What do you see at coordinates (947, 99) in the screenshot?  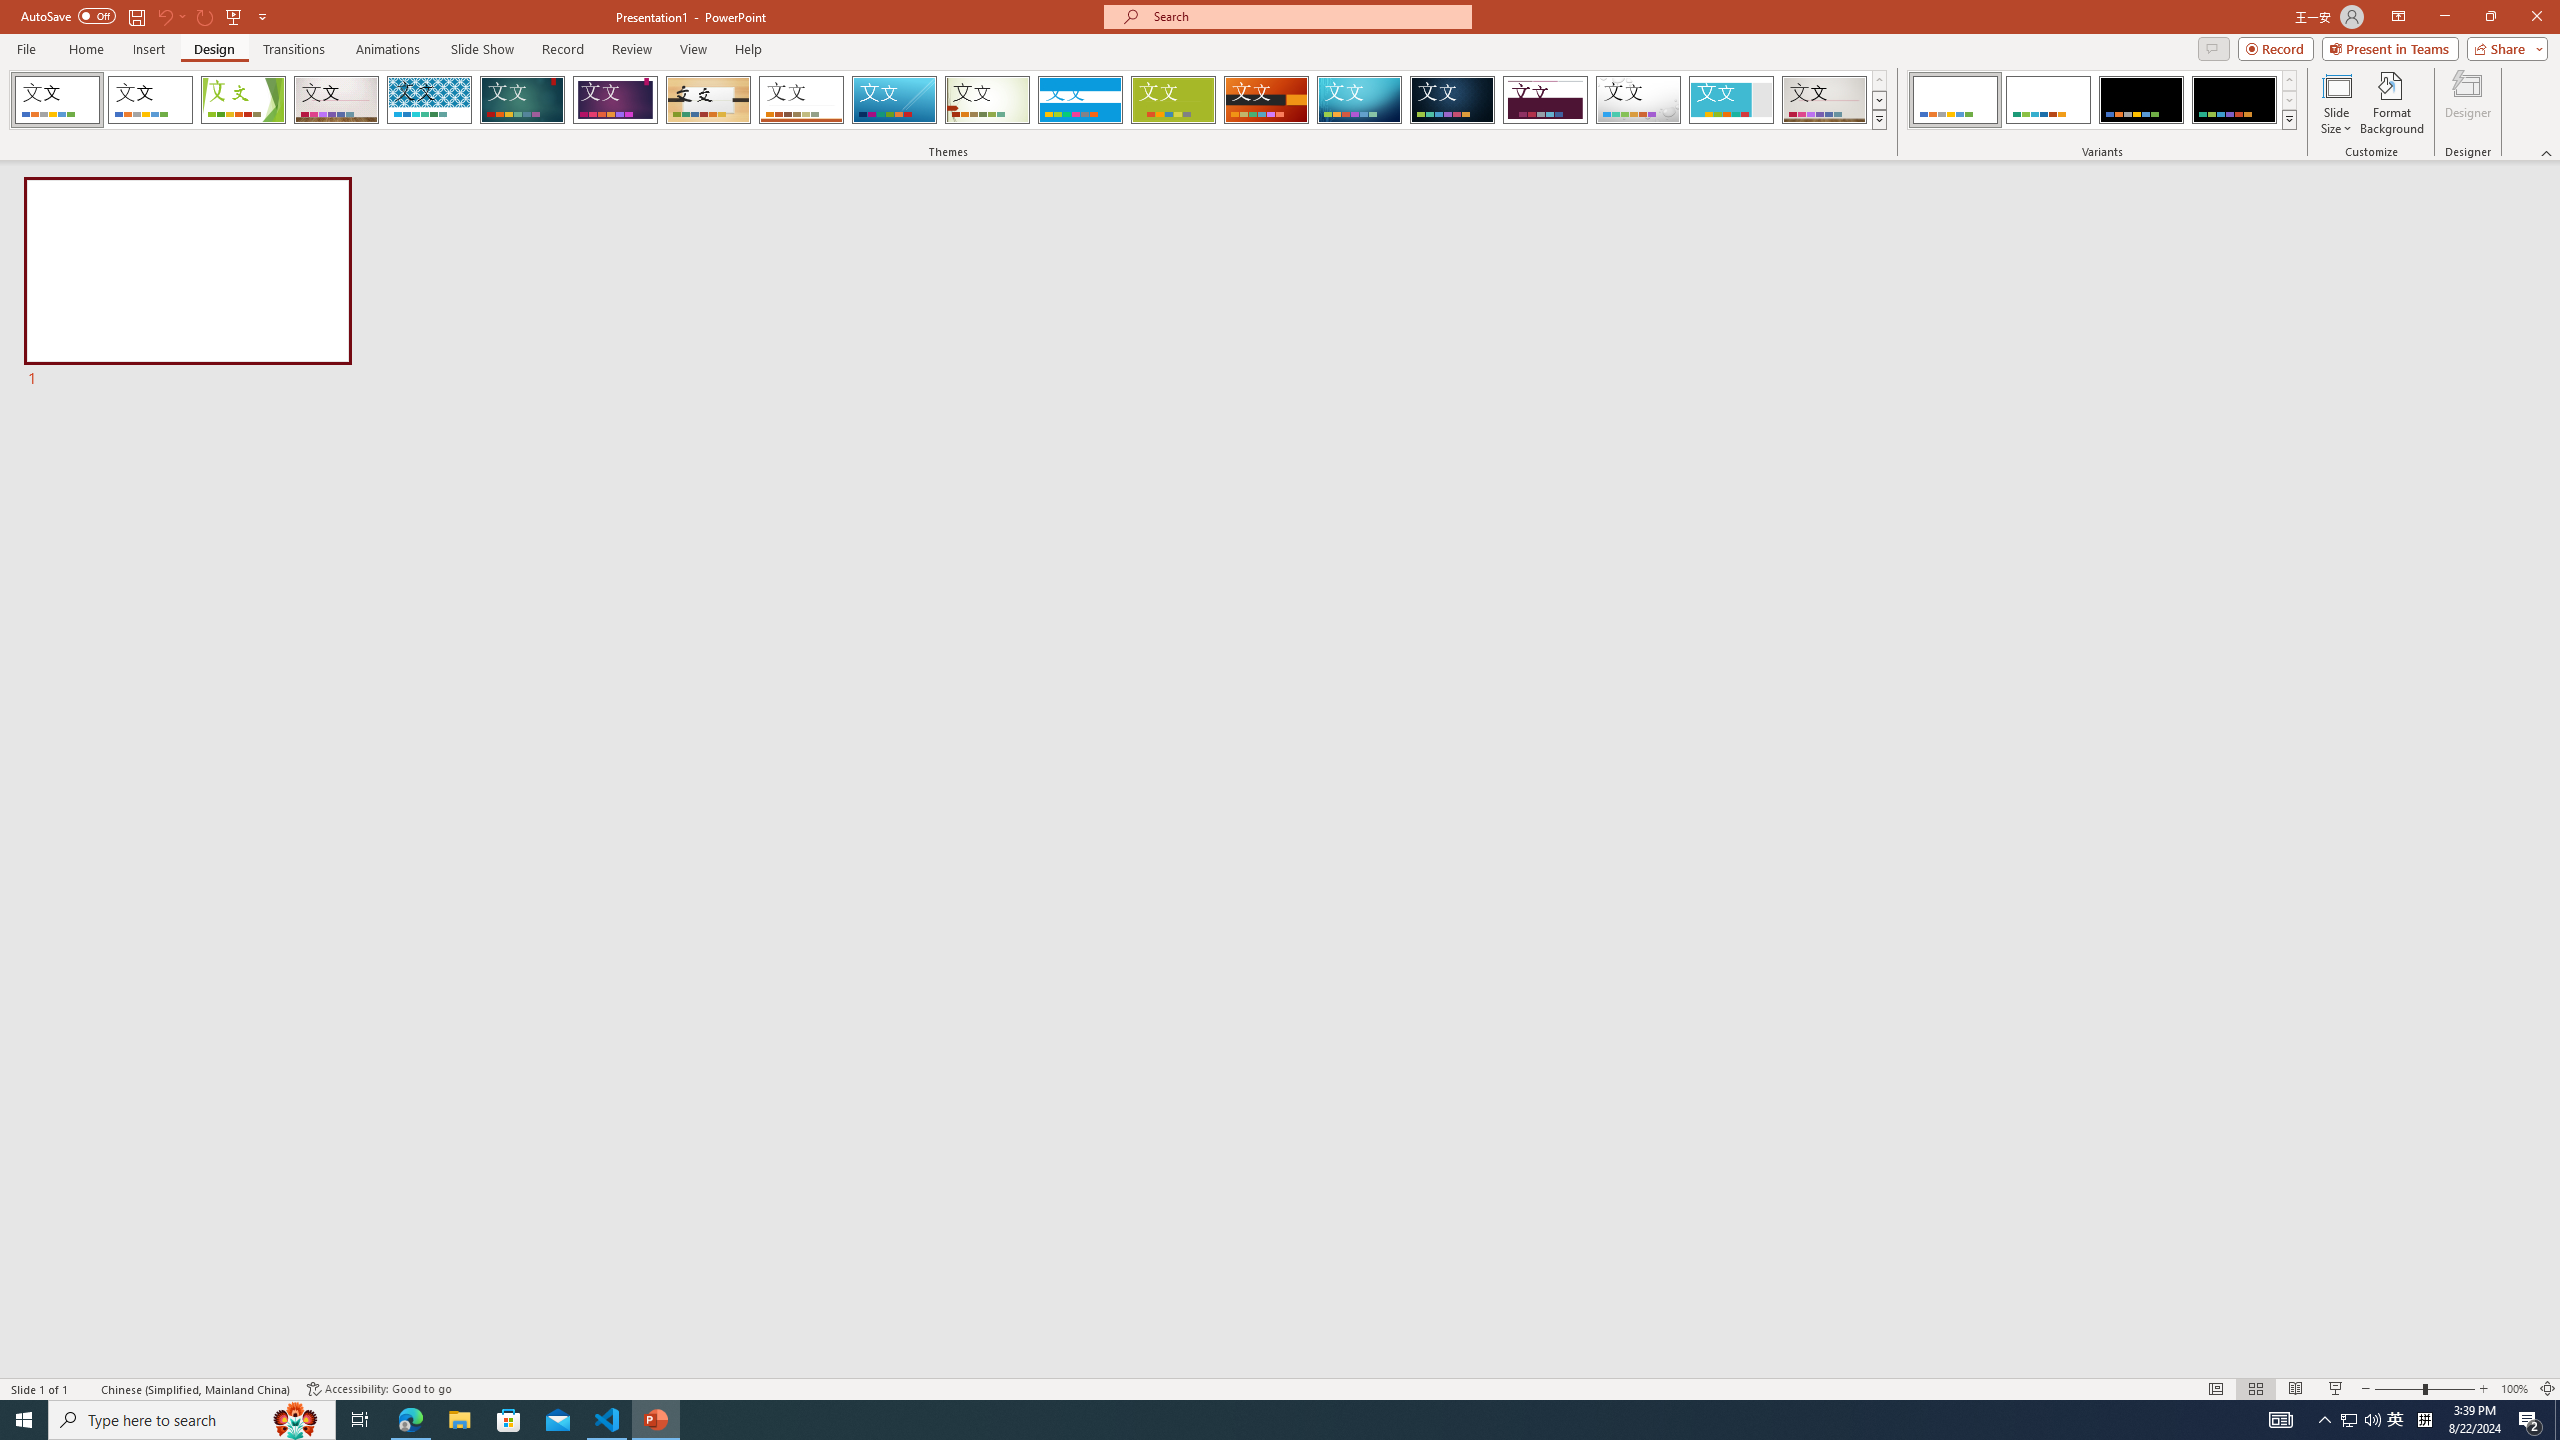 I see `'AutomationID: SlideThemesGallery'` at bounding box center [947, 99].